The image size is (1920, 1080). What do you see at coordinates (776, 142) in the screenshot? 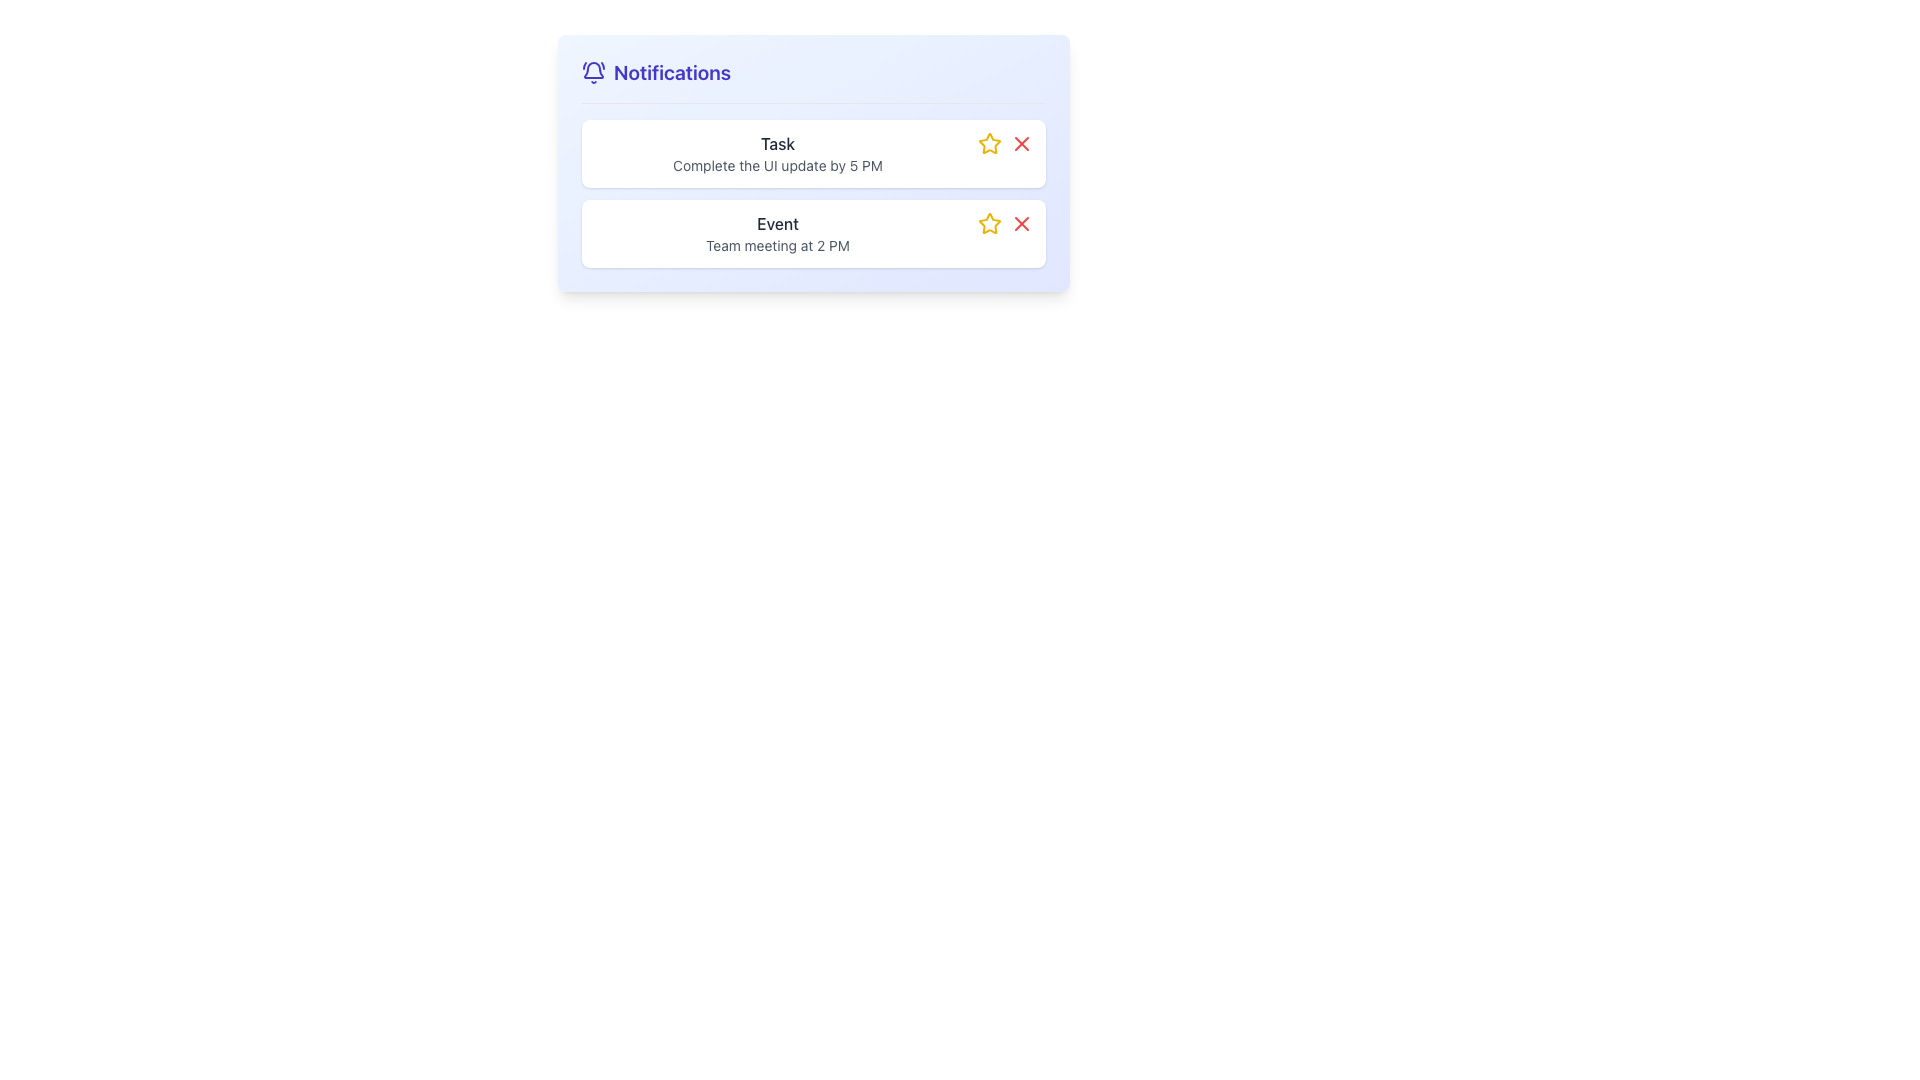
I see `the text element that reads 'Task', which is styled with a medium font weight and gray color, located at the top-left corner of the notification card` at bounding box center [776, 142].